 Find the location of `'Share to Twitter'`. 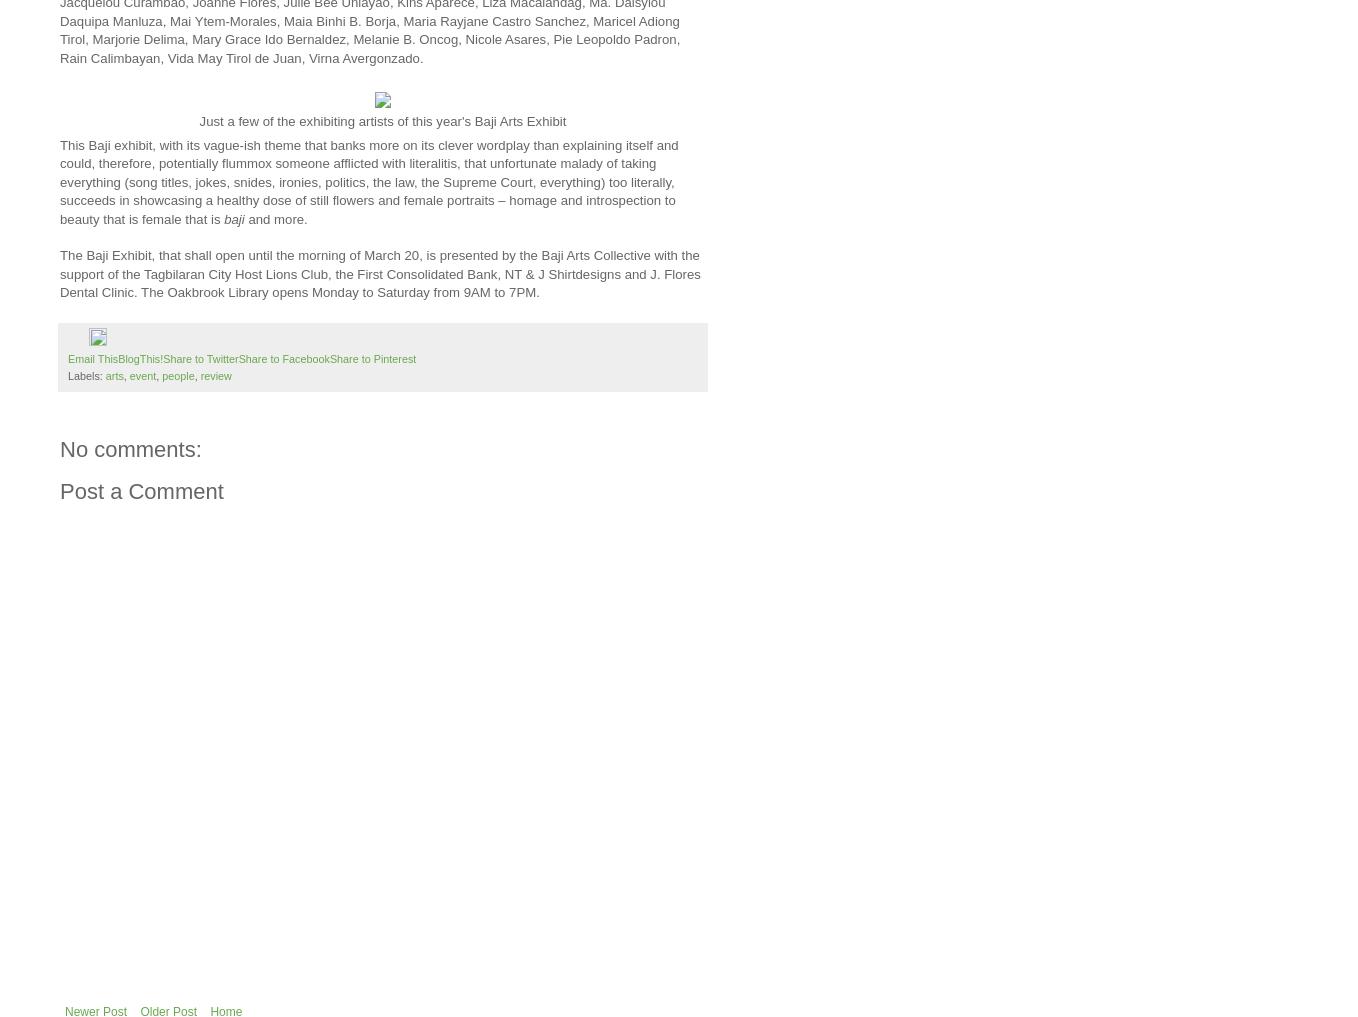

'Share to Twitter' is located at coordinates (199, 358).